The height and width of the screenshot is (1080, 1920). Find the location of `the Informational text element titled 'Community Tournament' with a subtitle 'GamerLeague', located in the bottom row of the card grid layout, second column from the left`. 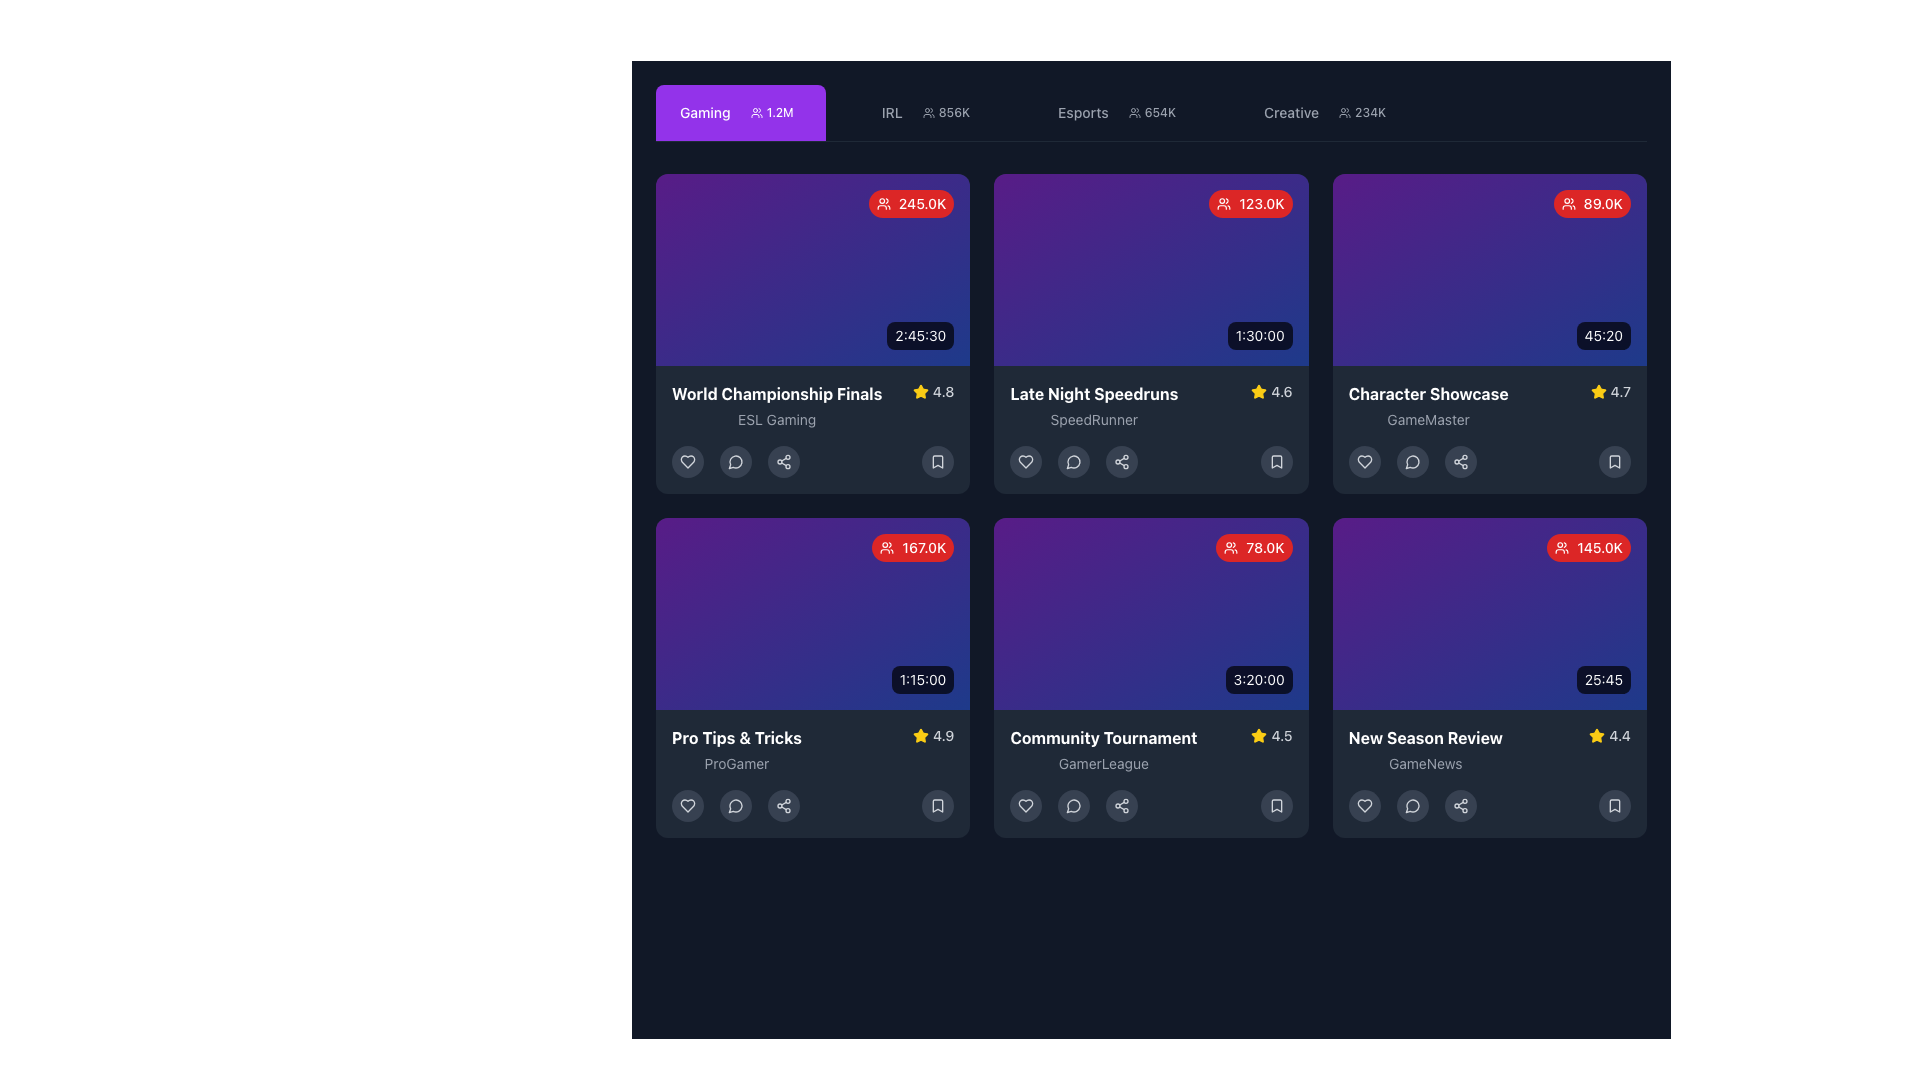

the Informational text element titled 'Community Tournament' with a subtitle 'GamerLeague', located in the bottom row of the card grid layout, second column from the left is located at coordinates (1102, 749).